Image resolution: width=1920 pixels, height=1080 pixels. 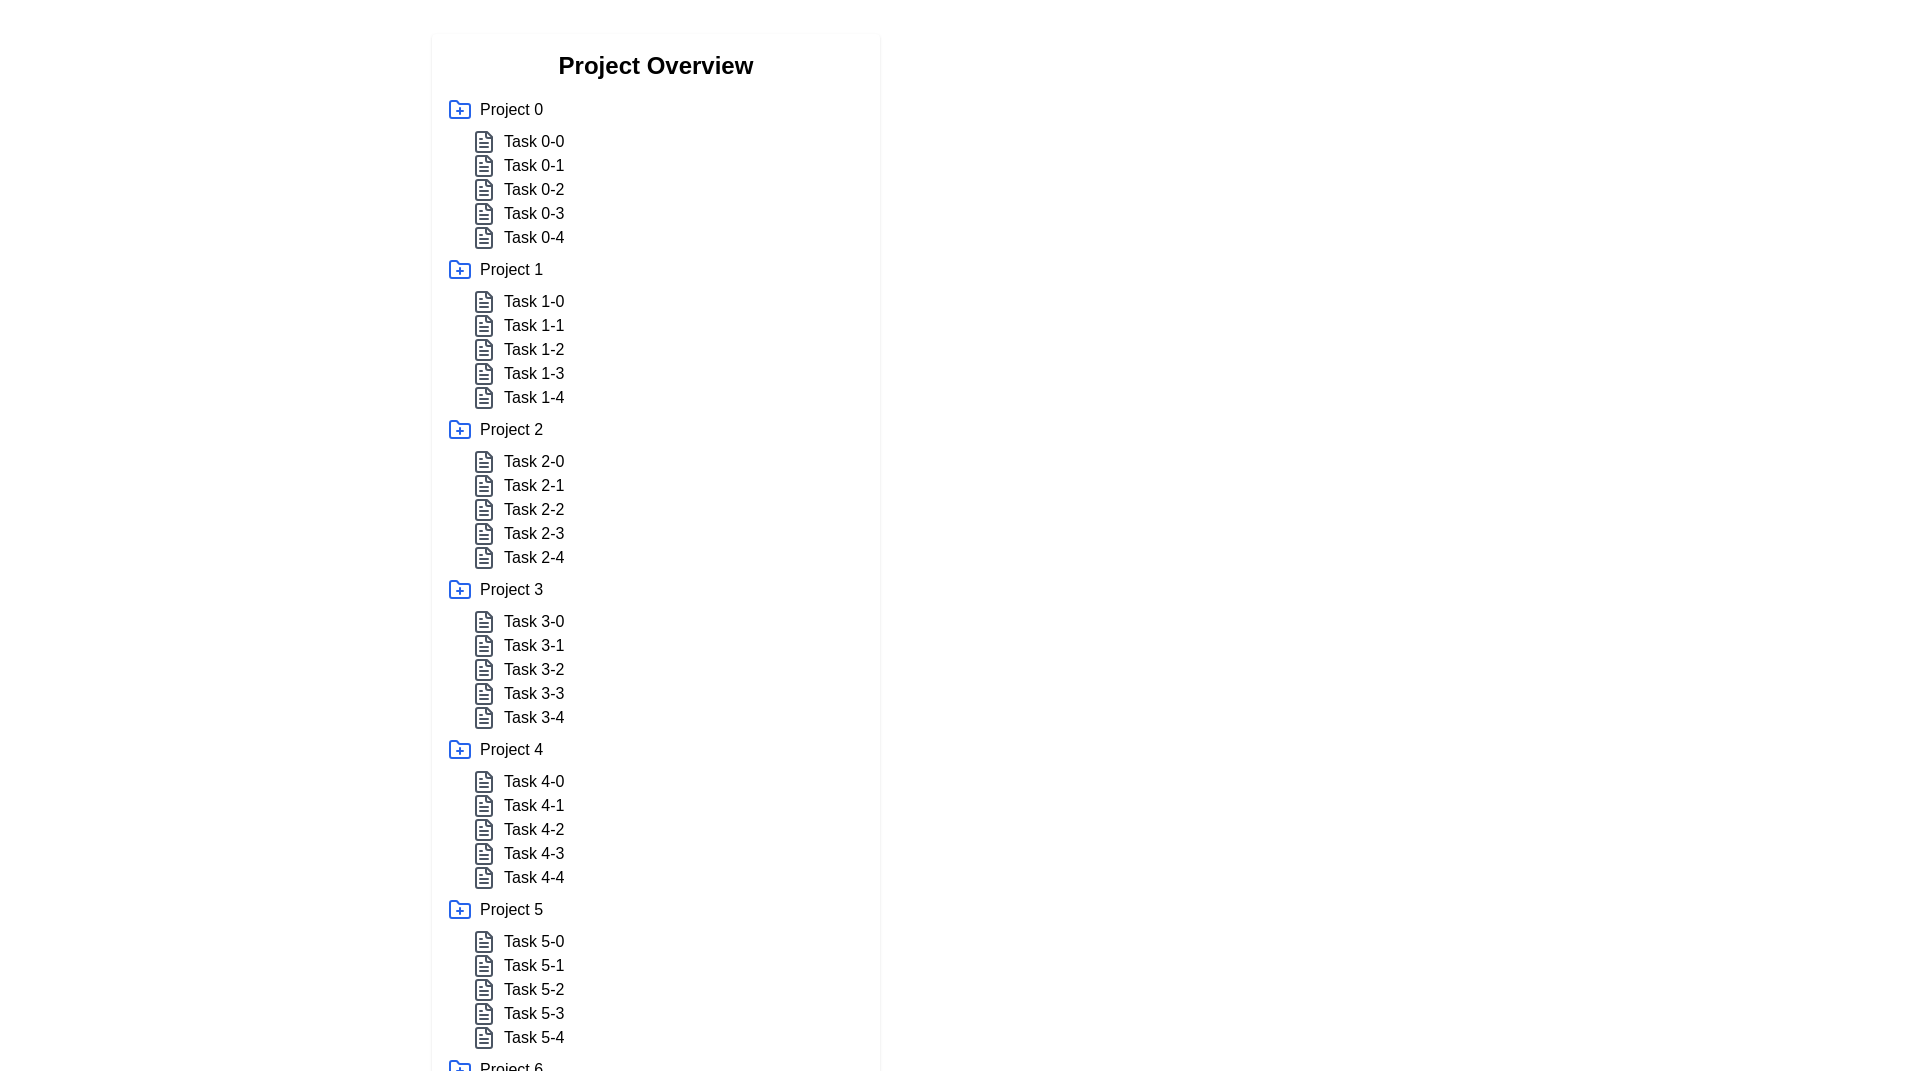 I want to click on the 'Project 1' label in the hierarchical list to interact with it, so click(x=511, y=270).